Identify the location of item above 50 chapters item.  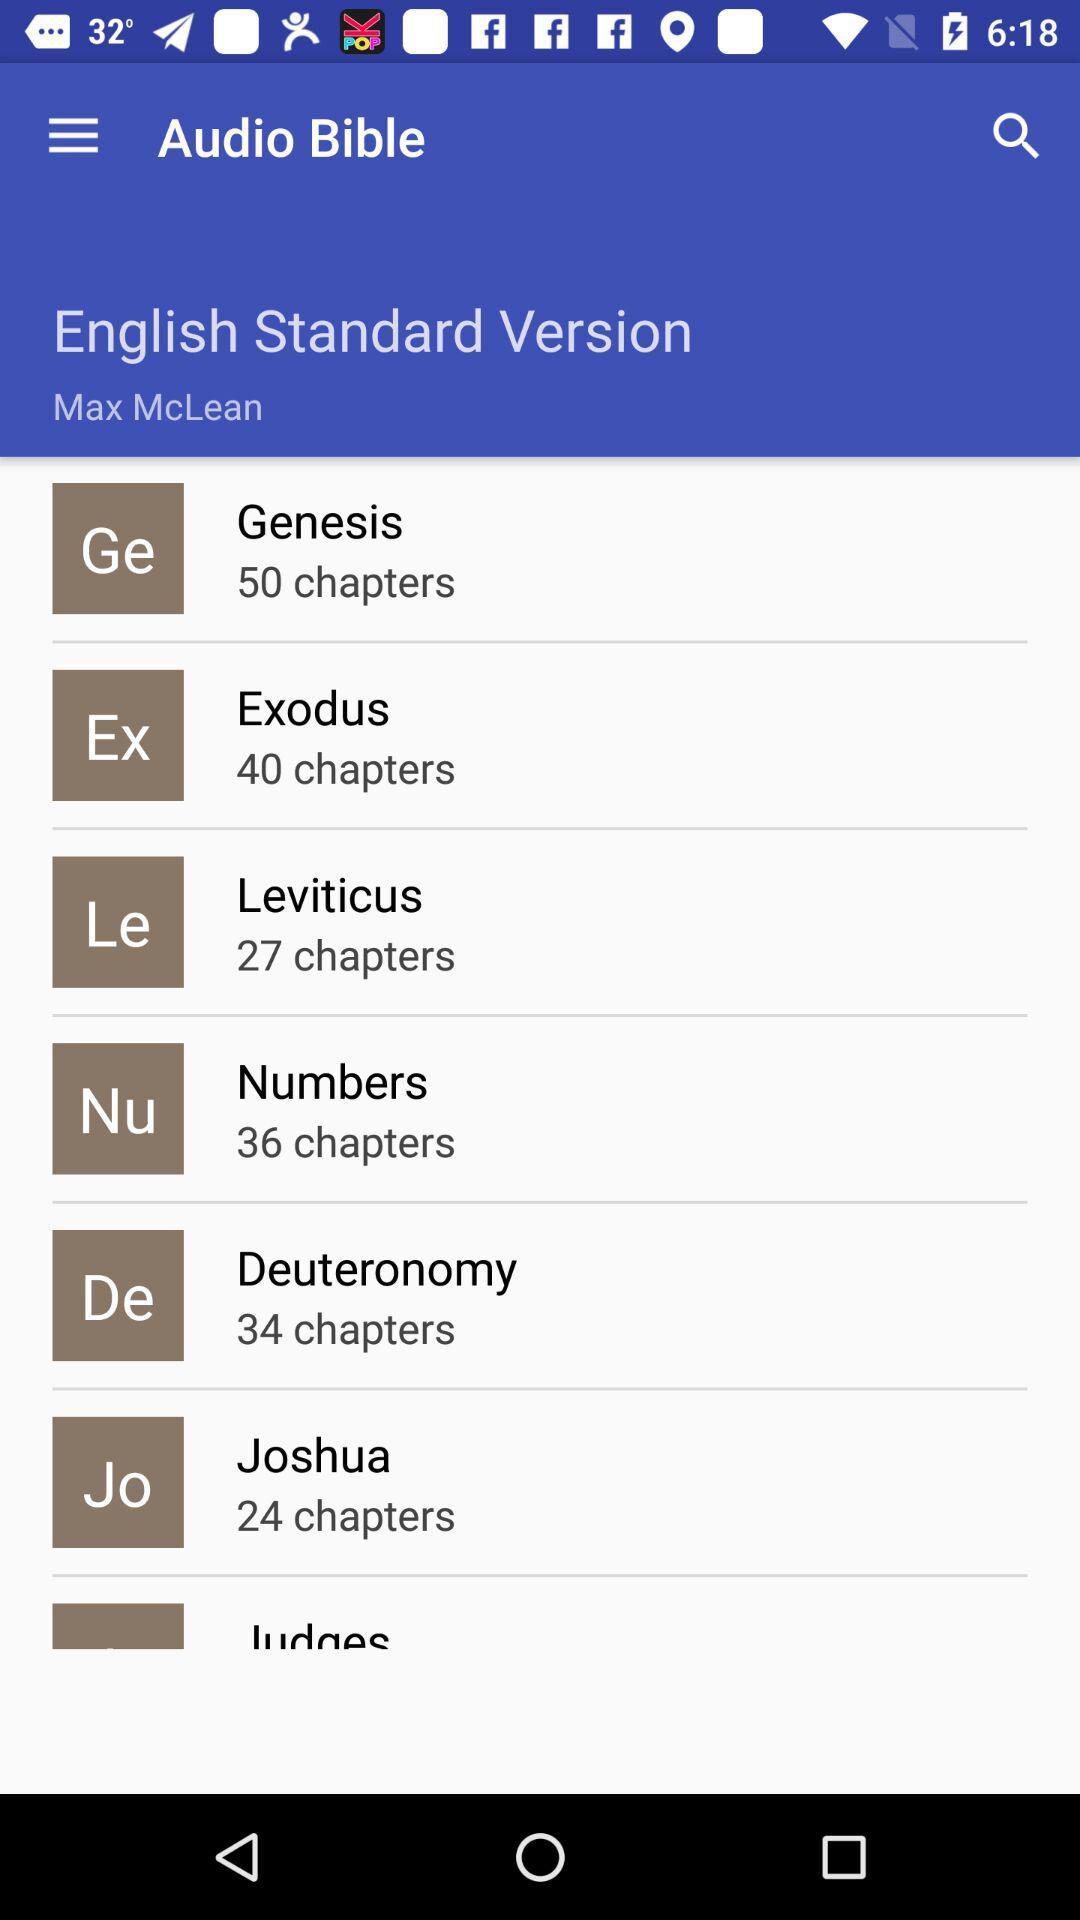
(631, 520).